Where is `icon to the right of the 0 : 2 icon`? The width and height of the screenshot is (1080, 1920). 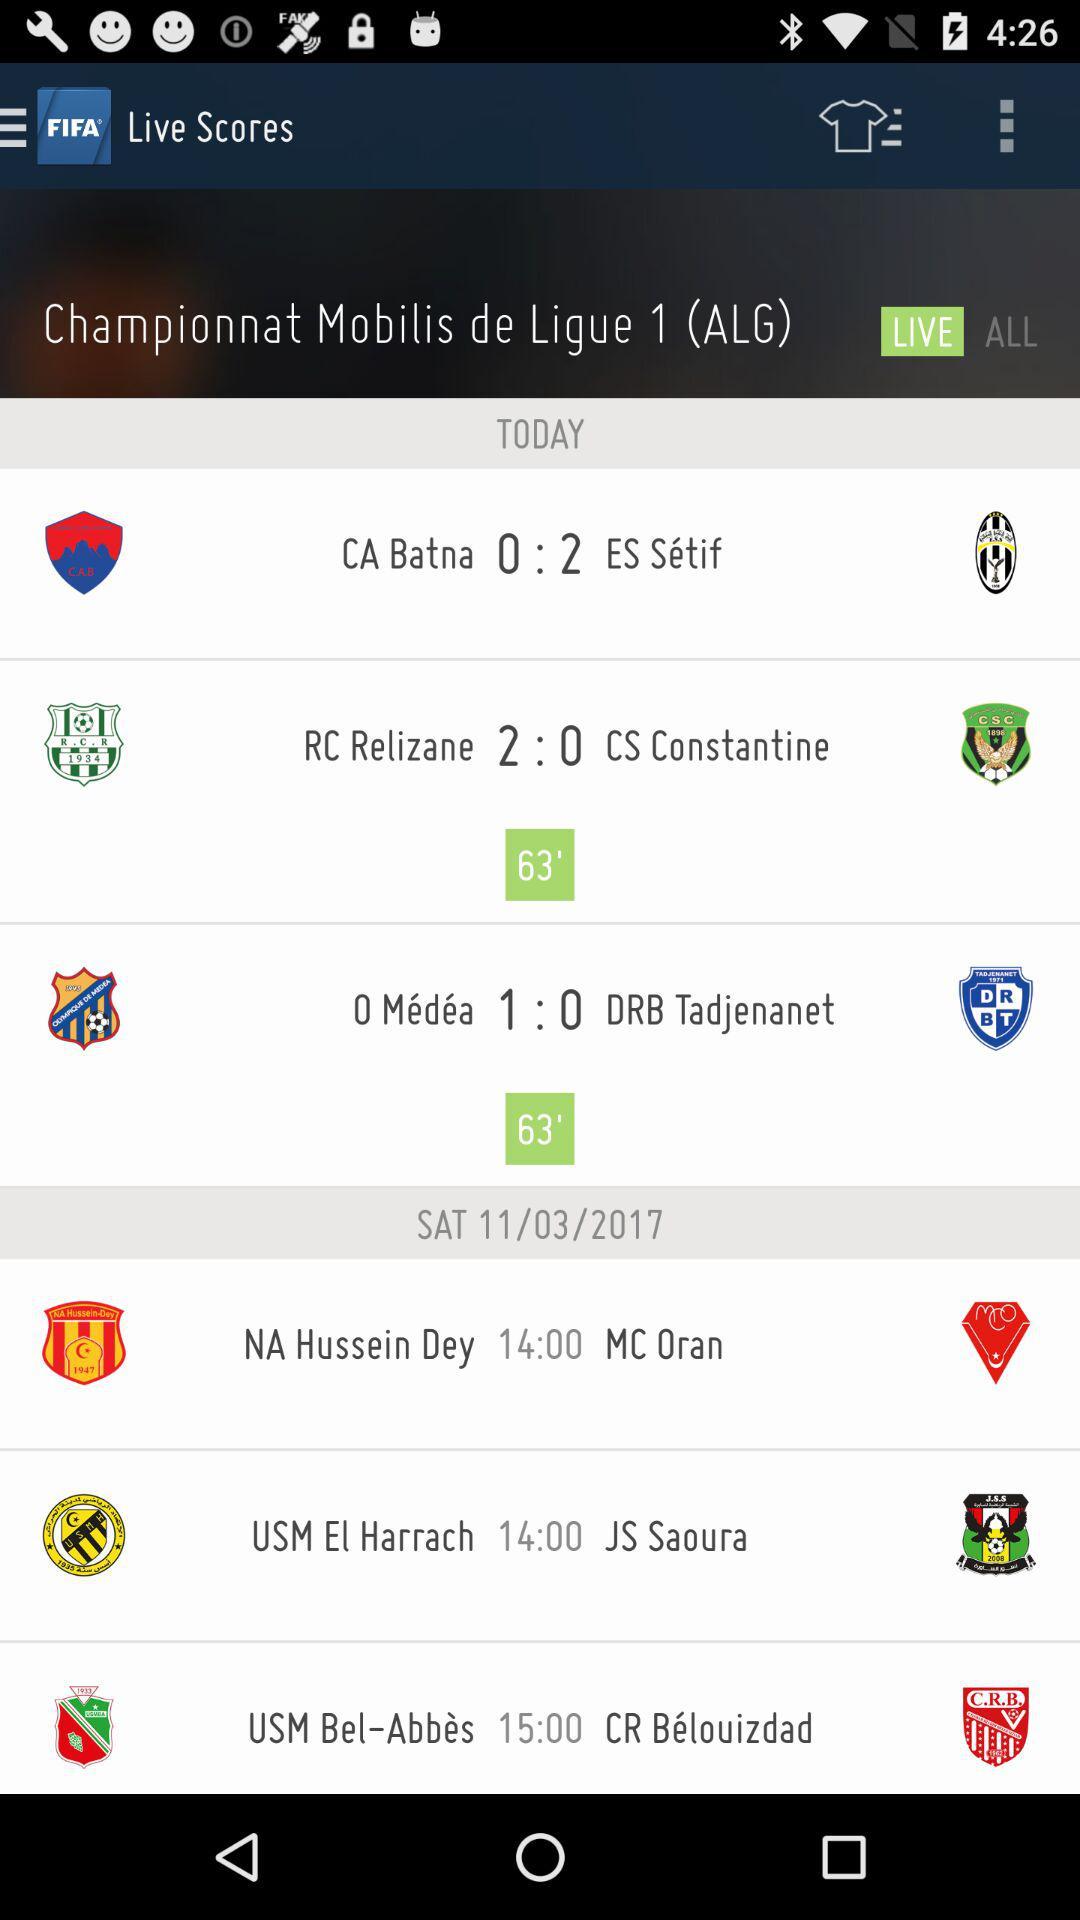 icon to the right of the 0 : 2 icon is located at coordinates (758, 552).